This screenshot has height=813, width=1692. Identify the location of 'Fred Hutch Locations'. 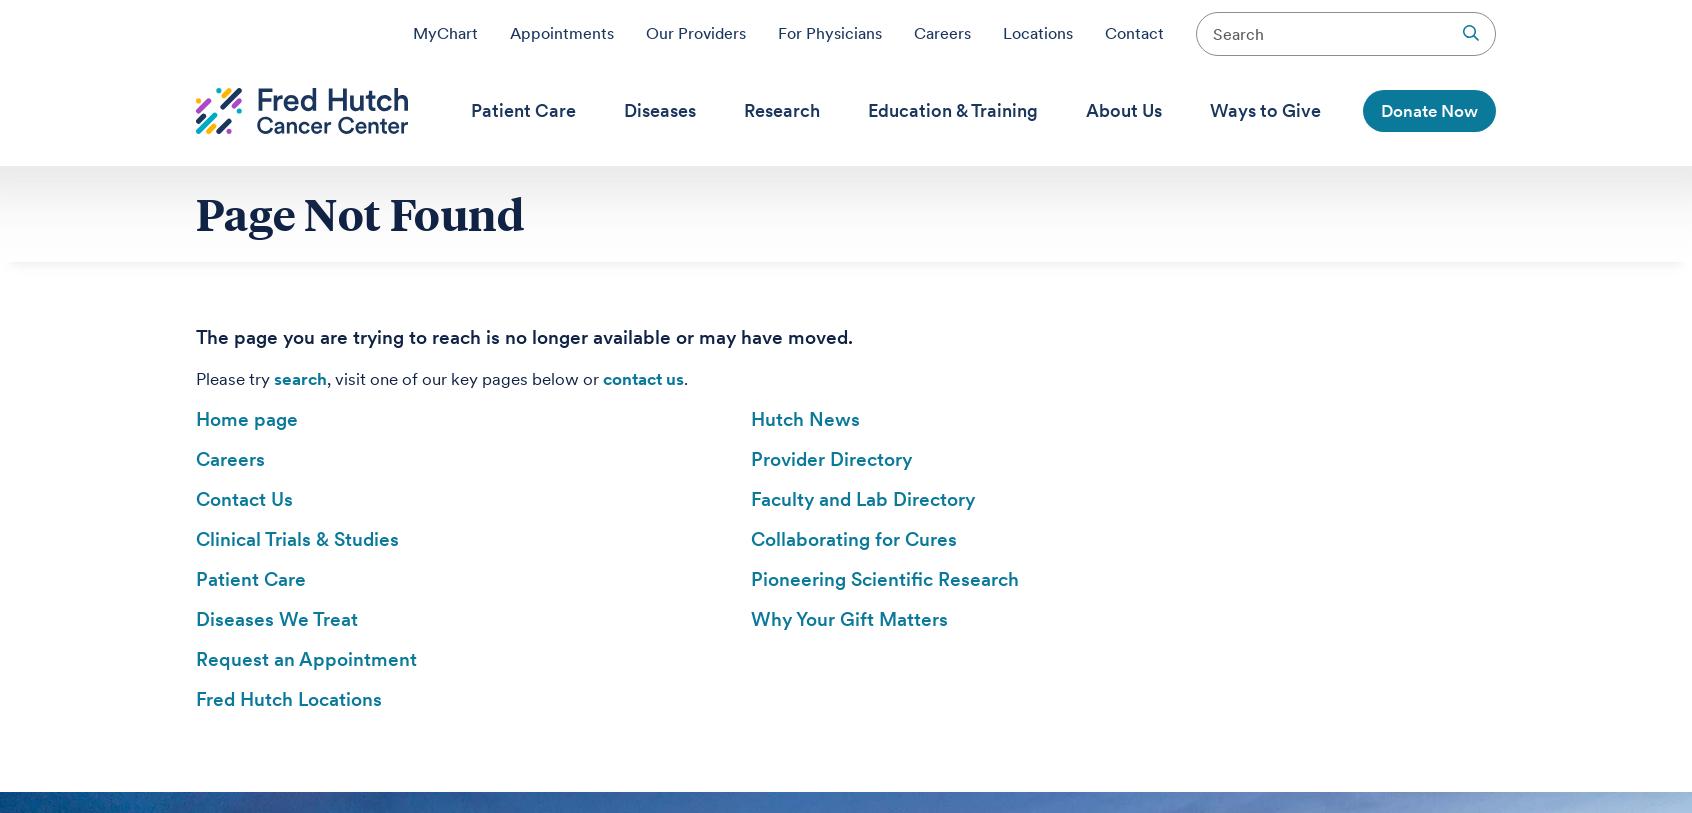
(287, 699).